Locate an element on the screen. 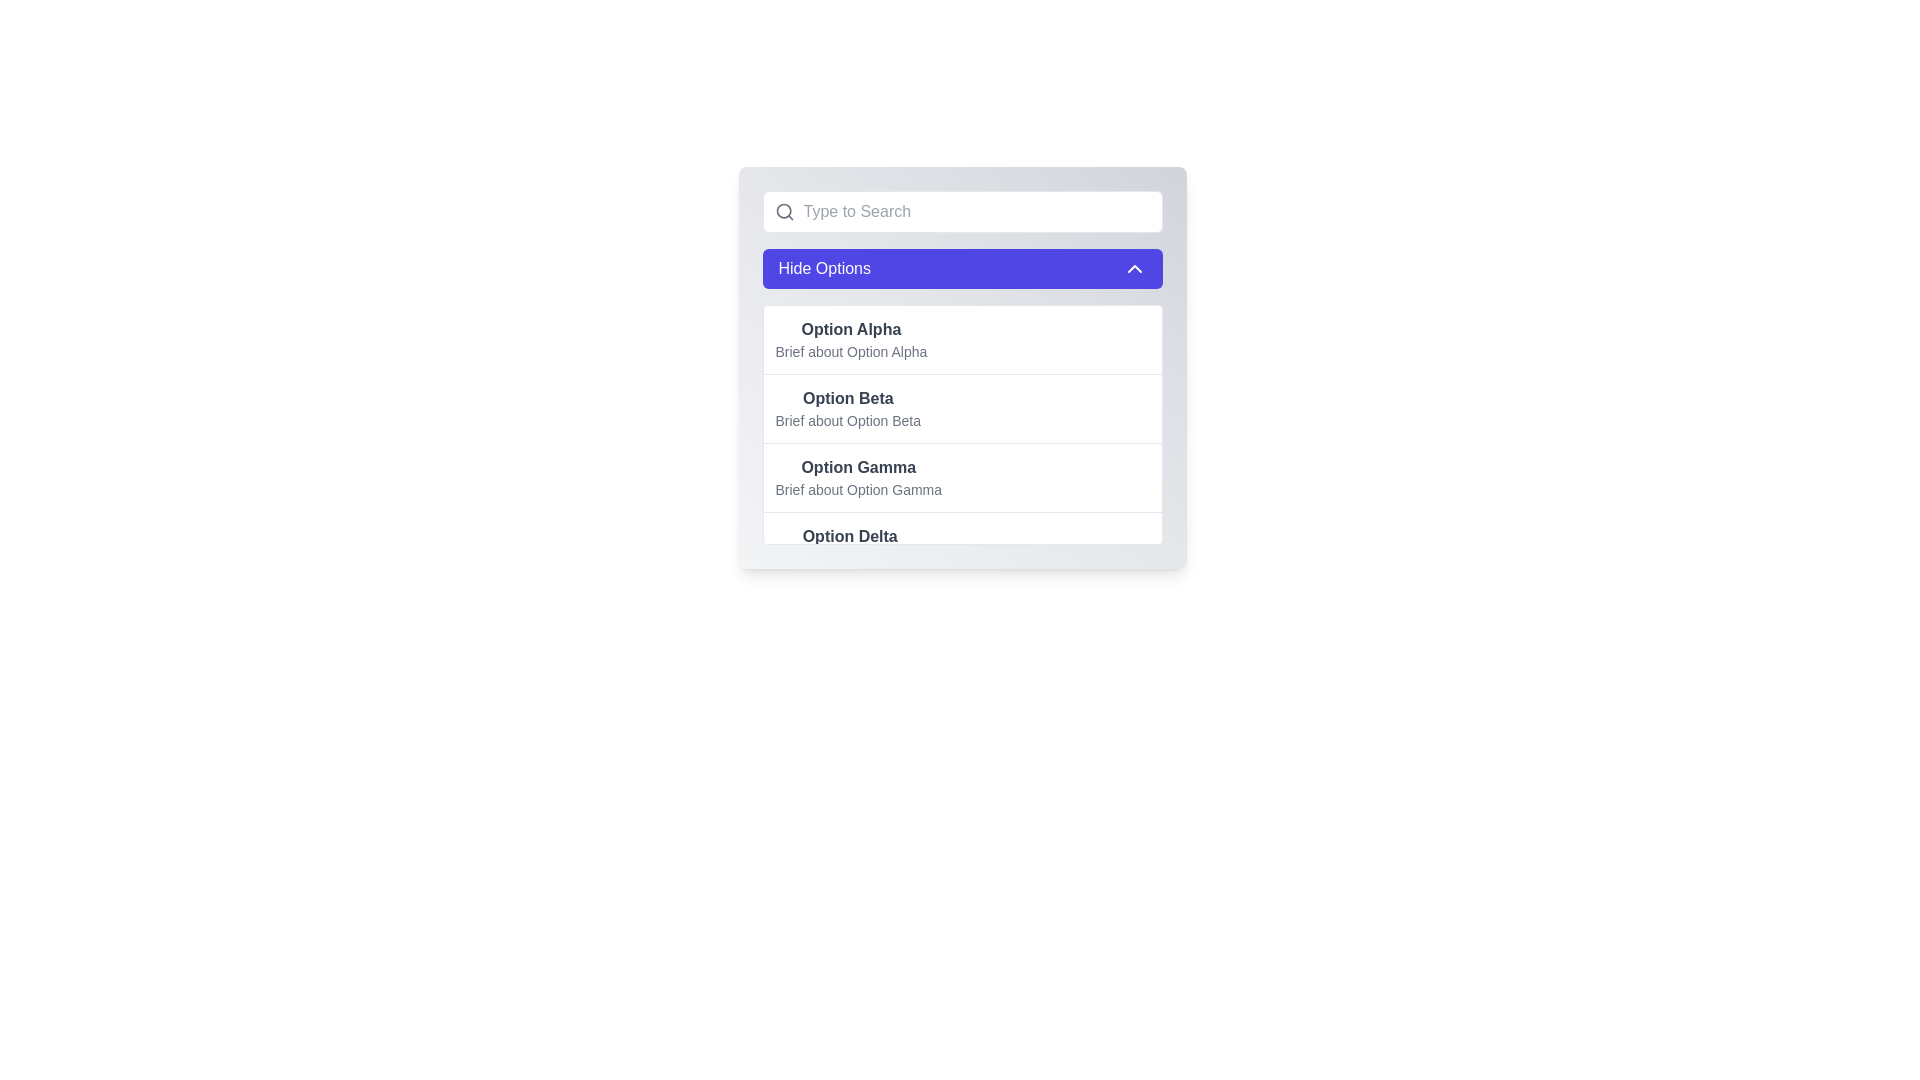 The height and width of the screenshot is (1080, 1920). text content of the Text label that serves as the title for a selectable option in the list, positioned between 'Option Alpha' and 'Option Gamma' is located at coordinates (848, 398).